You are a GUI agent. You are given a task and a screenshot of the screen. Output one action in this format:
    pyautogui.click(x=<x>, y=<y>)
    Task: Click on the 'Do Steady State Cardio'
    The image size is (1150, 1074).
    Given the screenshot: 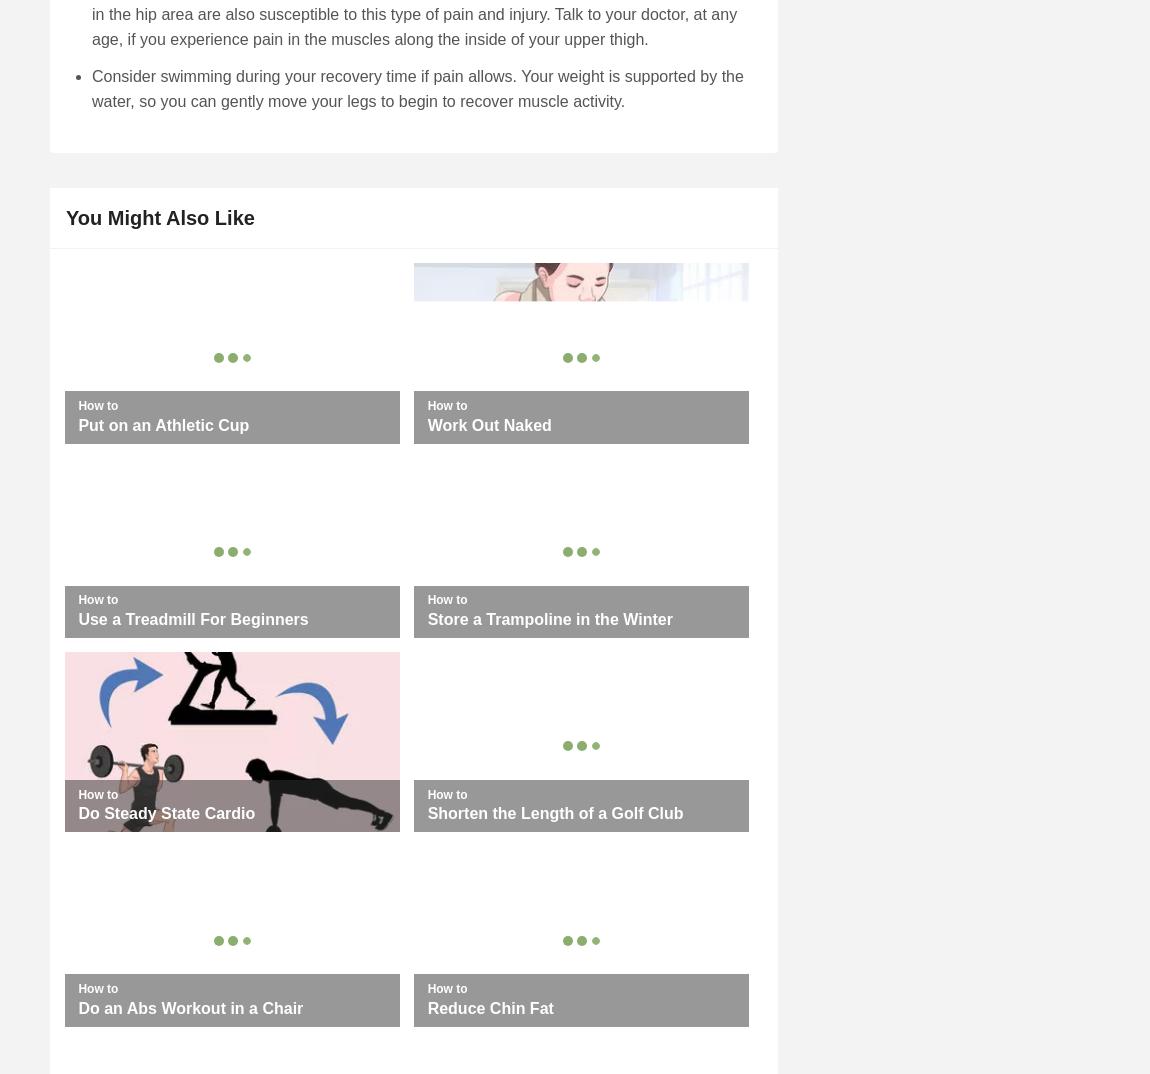 What is the action you would take?
    pyautogui.click(x=165, y=813)
    